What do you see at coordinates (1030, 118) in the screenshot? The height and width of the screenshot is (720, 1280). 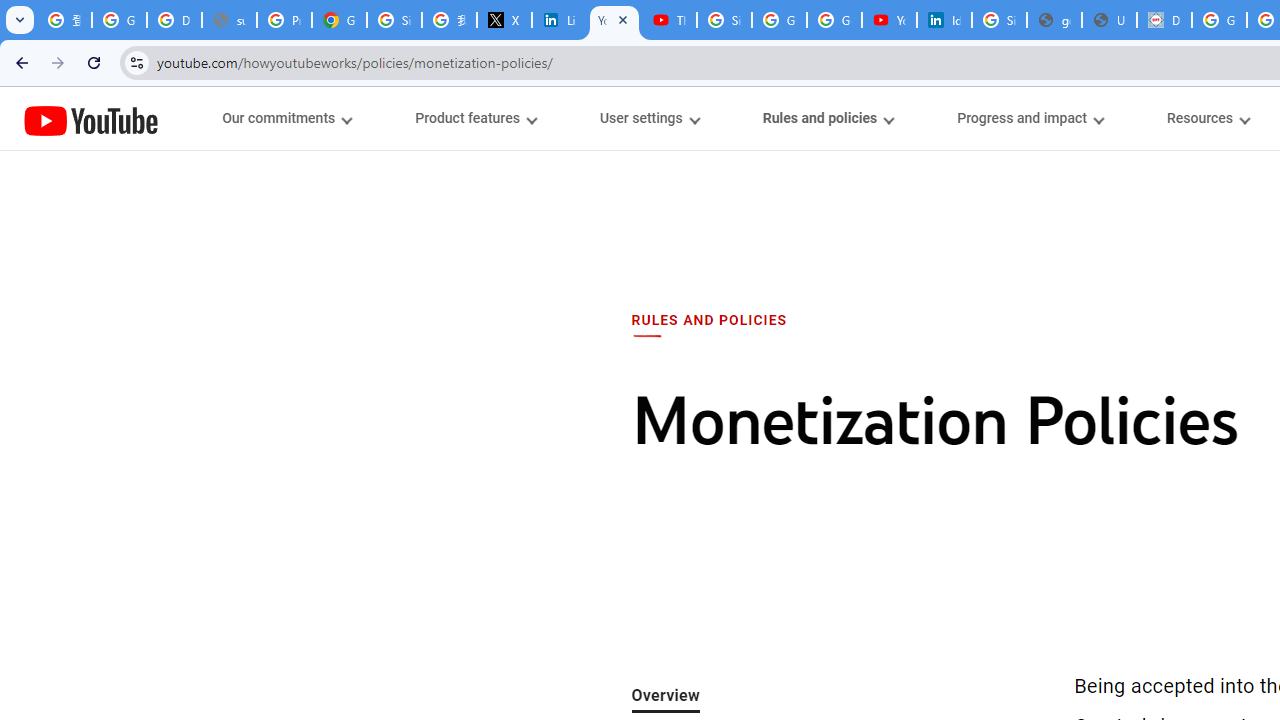 I see `'Progress and impact menupopup'` at bounding box center [1030, 118].